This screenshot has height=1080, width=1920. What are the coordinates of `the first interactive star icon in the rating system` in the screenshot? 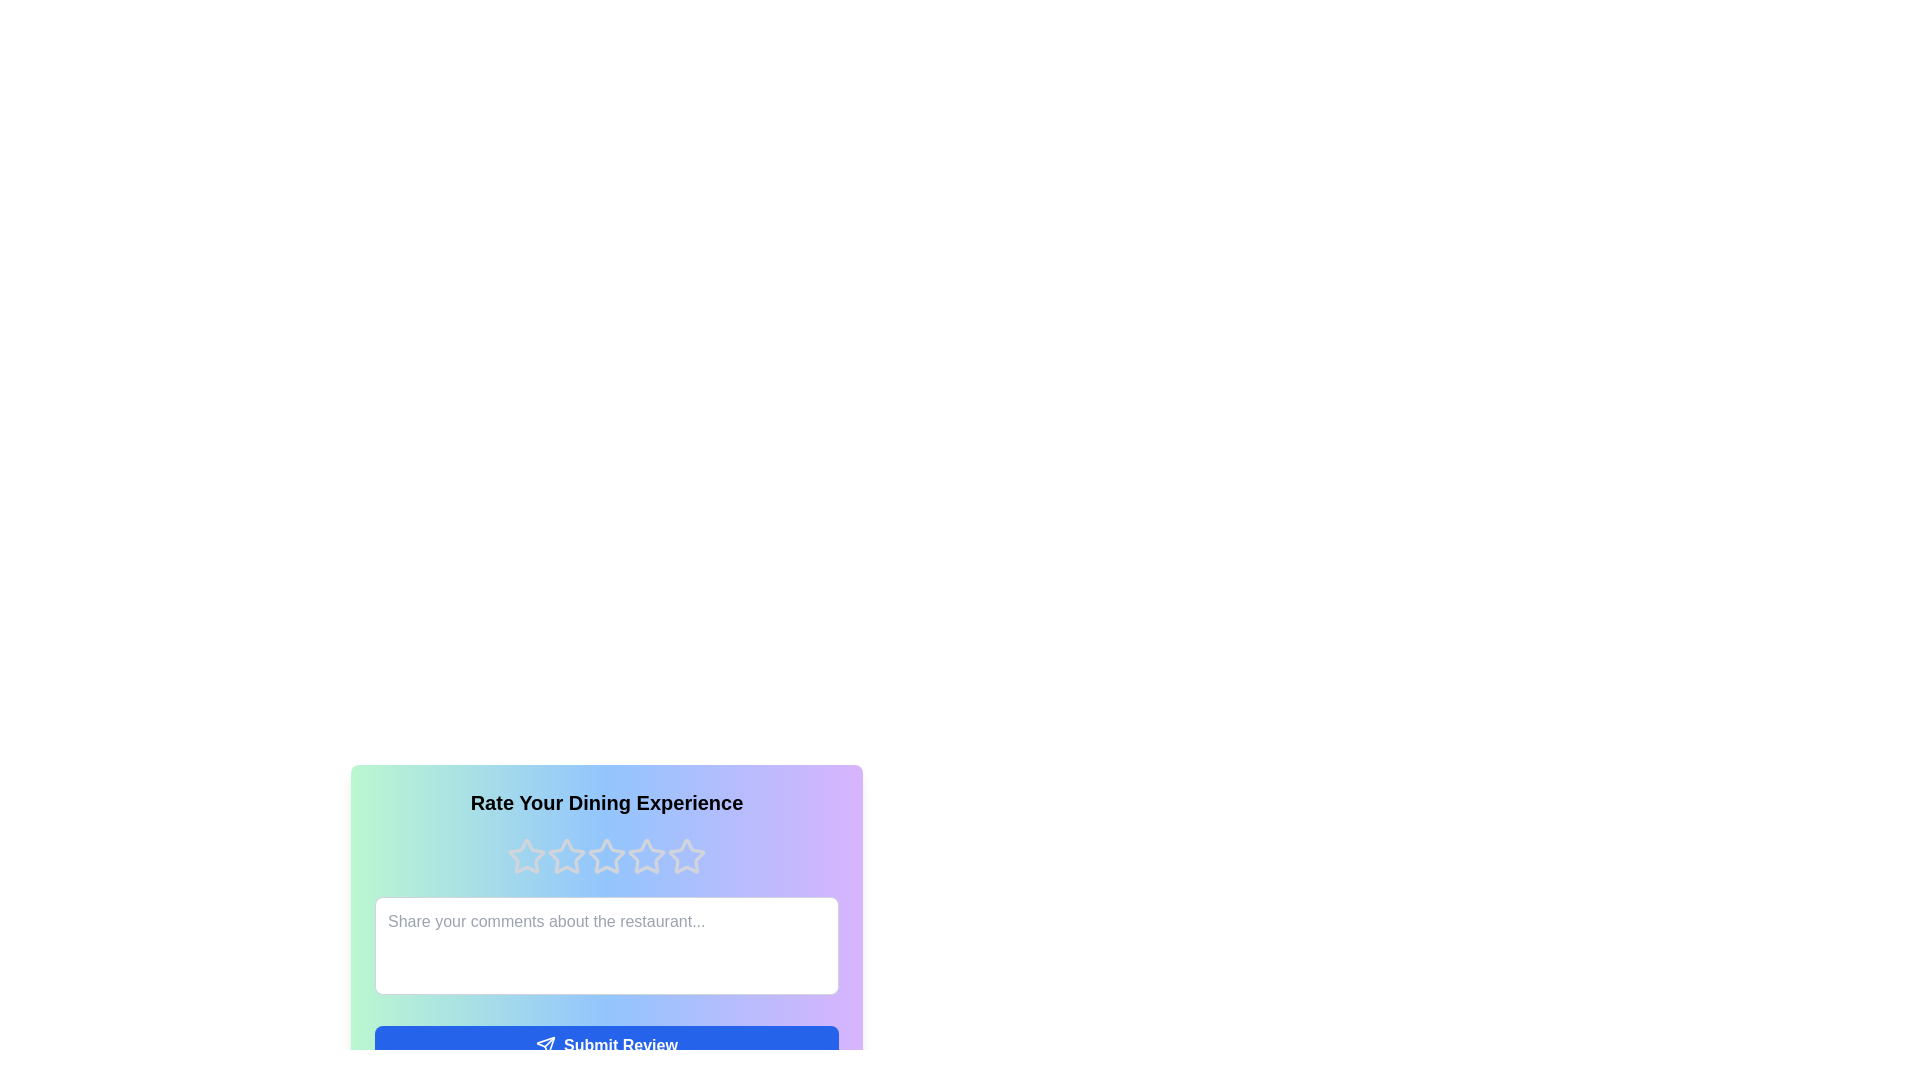 It's located at (527, 855).